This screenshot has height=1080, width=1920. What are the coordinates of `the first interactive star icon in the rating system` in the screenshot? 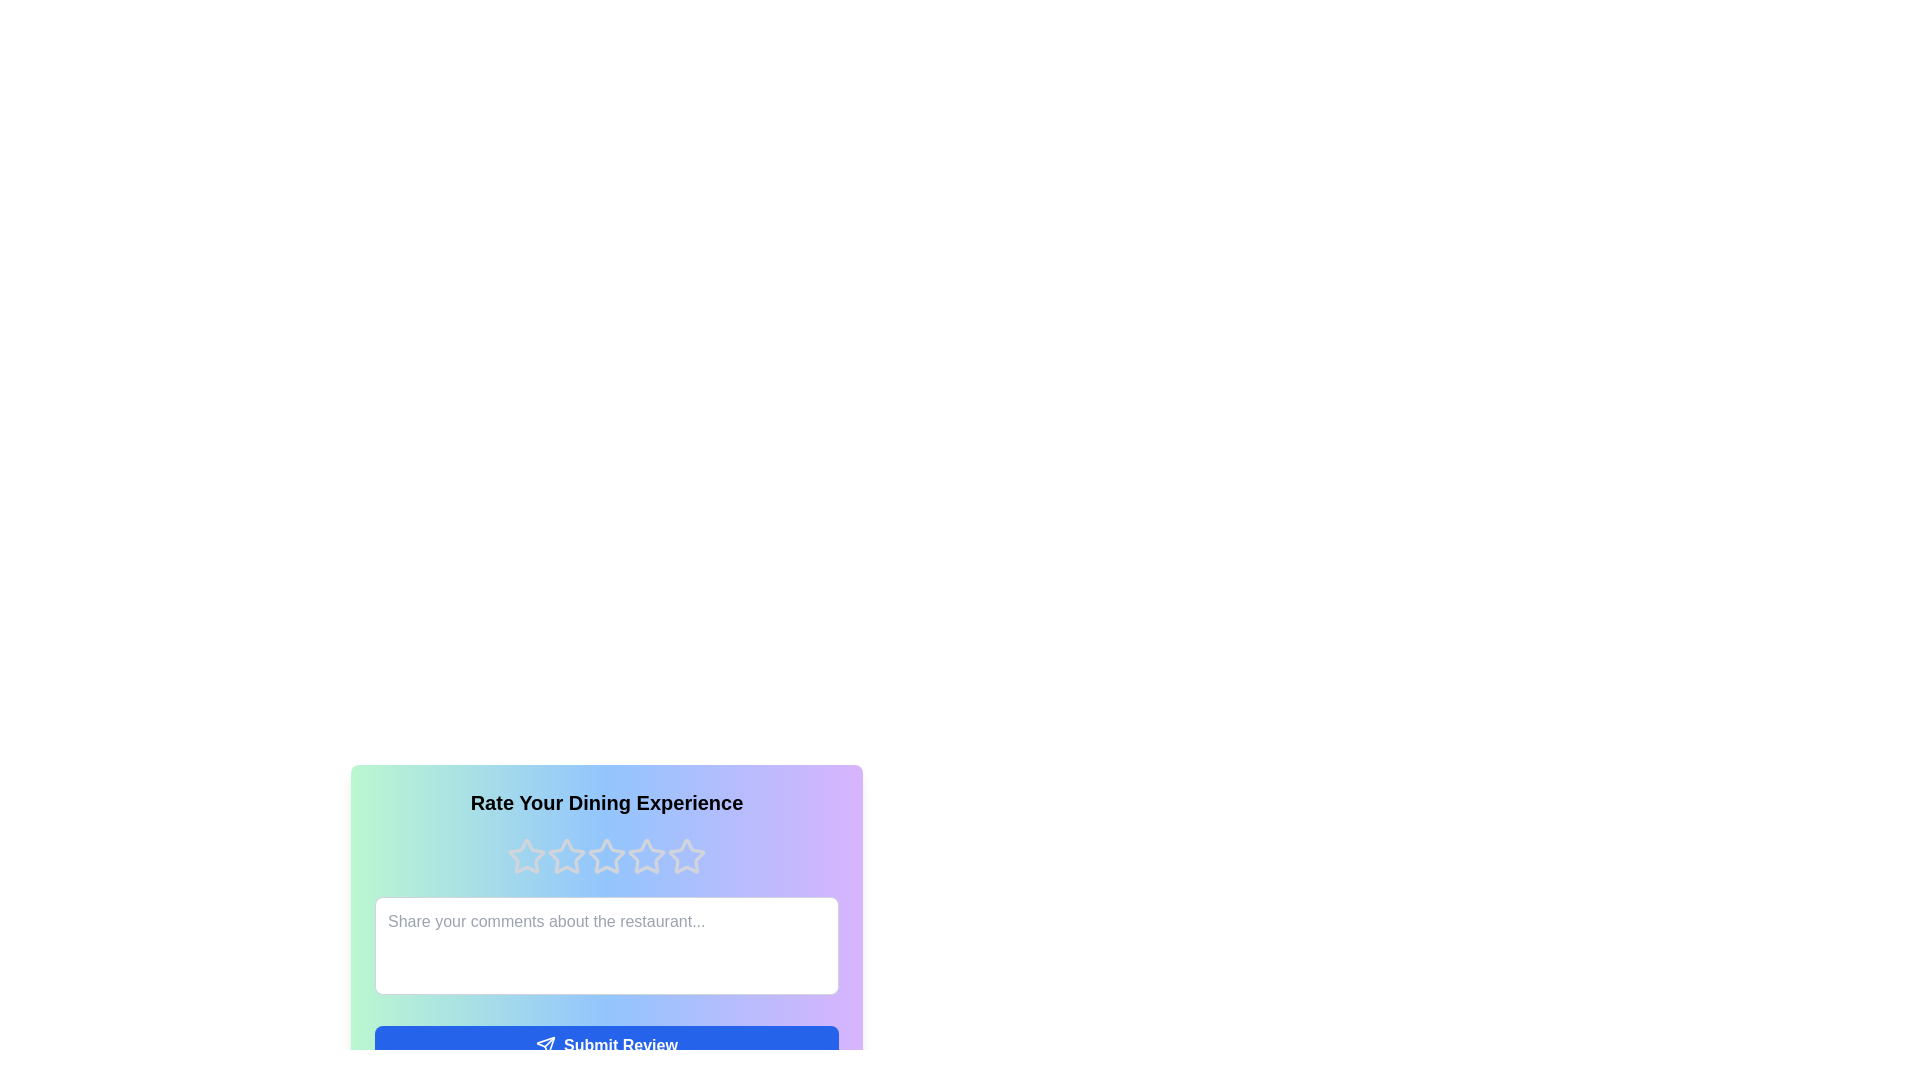 It's located at (527, 855).